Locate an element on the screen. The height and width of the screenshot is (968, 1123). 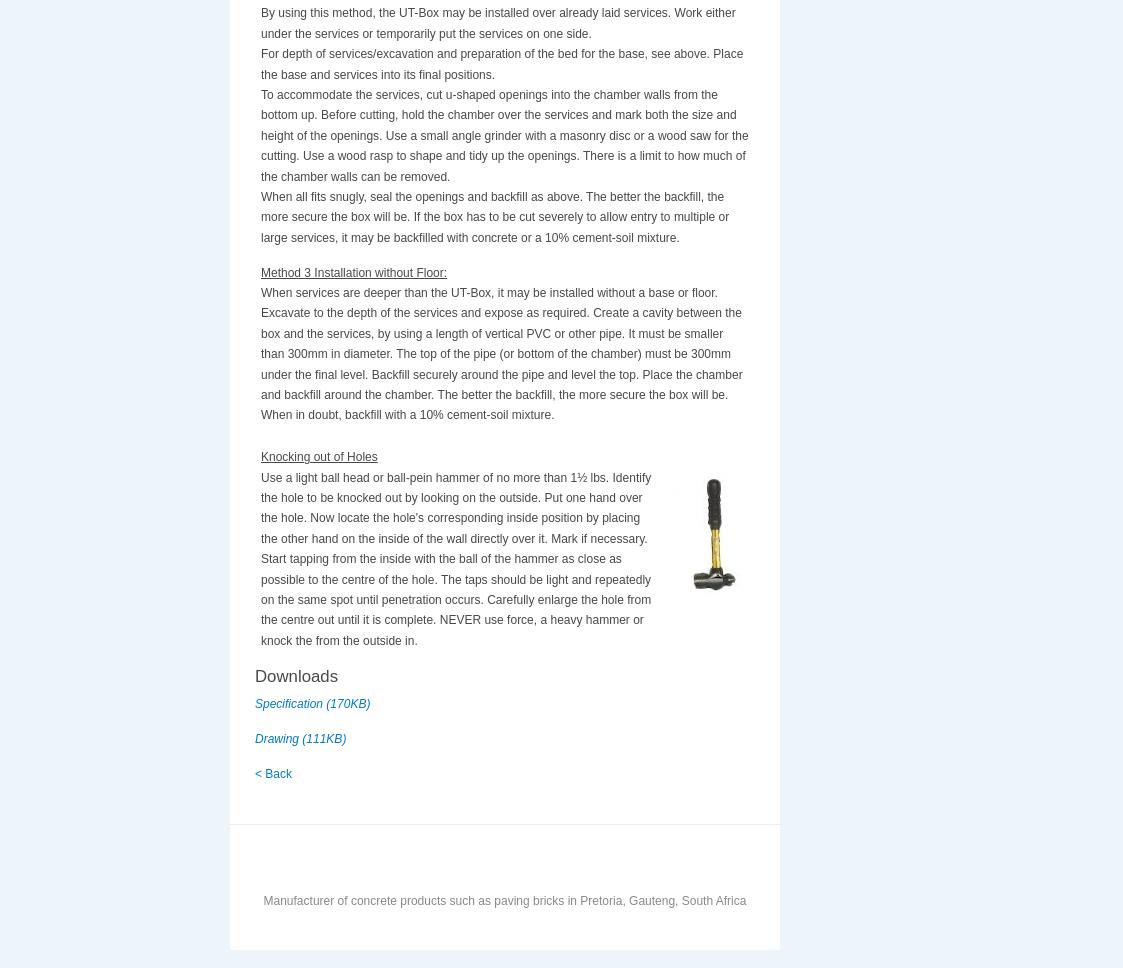
'Drawing (111KB)' is located at coordinates (300, 738).